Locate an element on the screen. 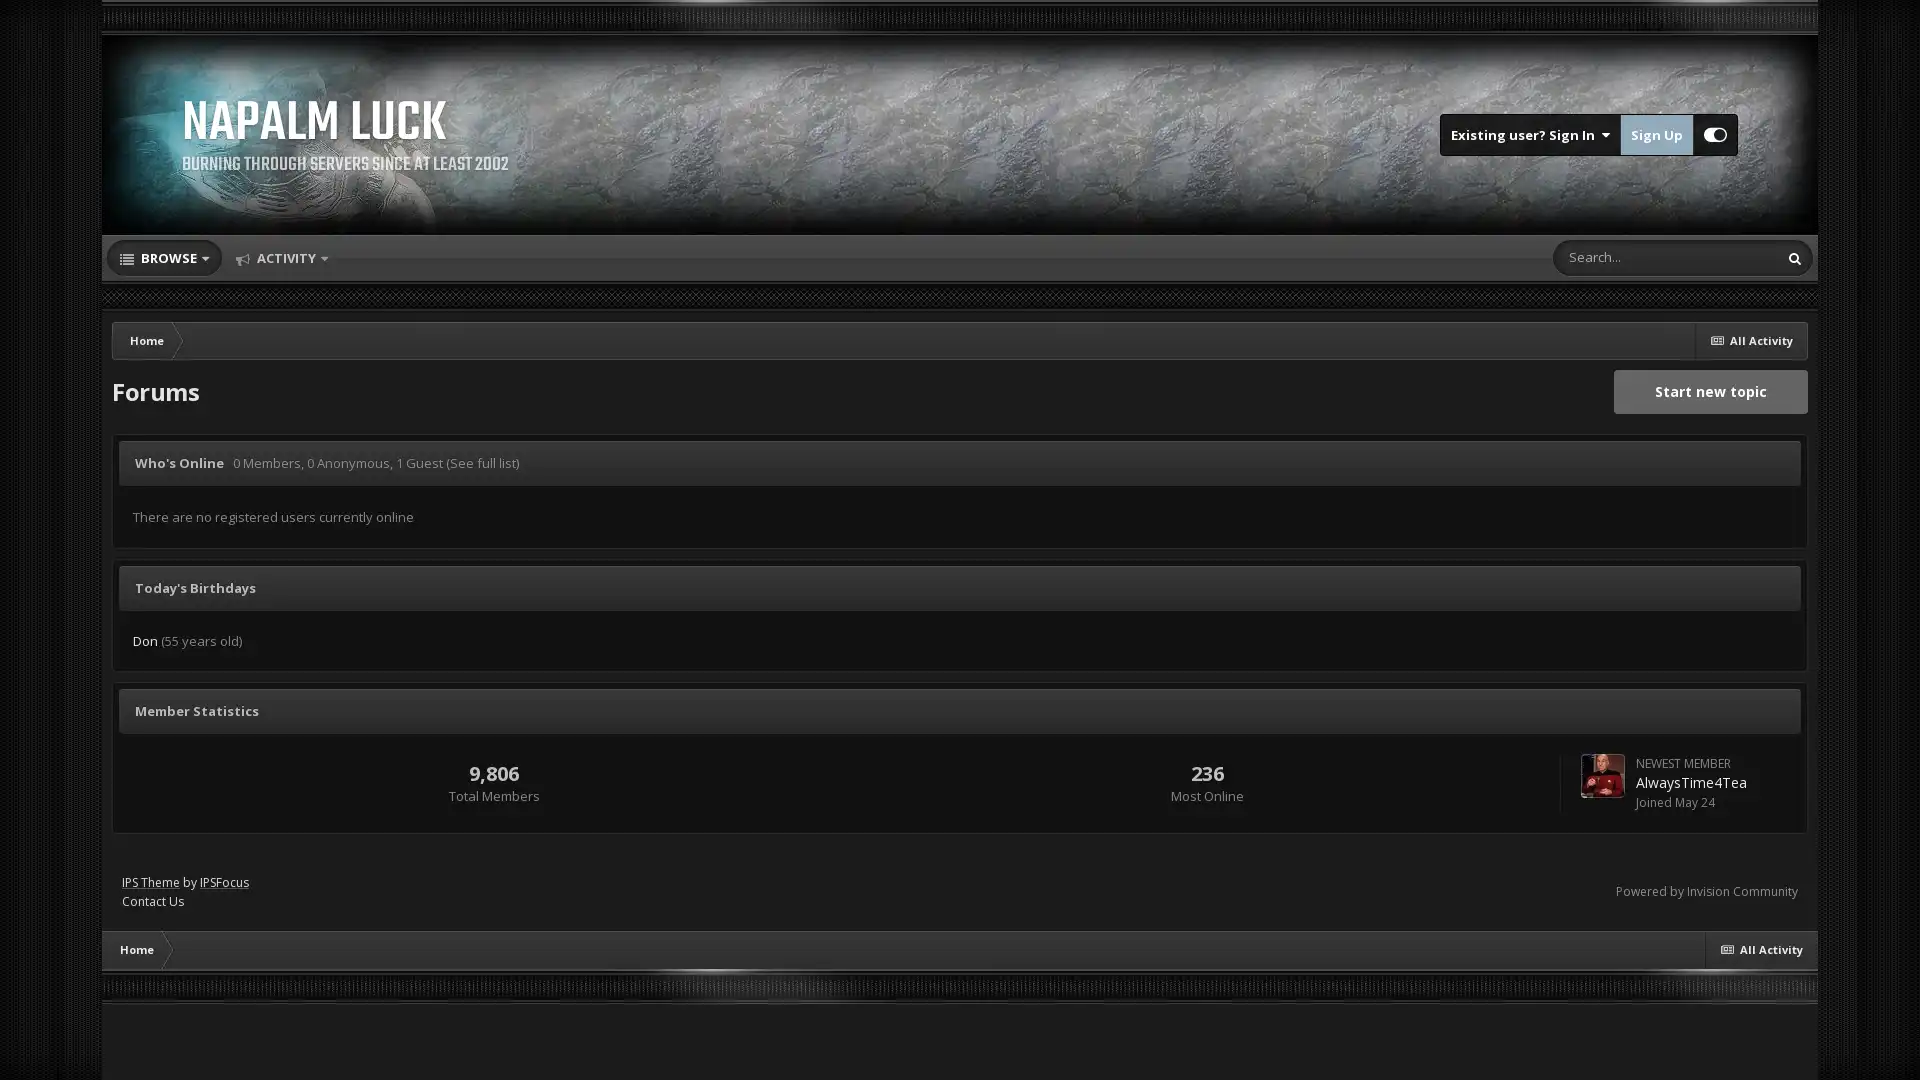  Search is located at coordinates (1795, 257).